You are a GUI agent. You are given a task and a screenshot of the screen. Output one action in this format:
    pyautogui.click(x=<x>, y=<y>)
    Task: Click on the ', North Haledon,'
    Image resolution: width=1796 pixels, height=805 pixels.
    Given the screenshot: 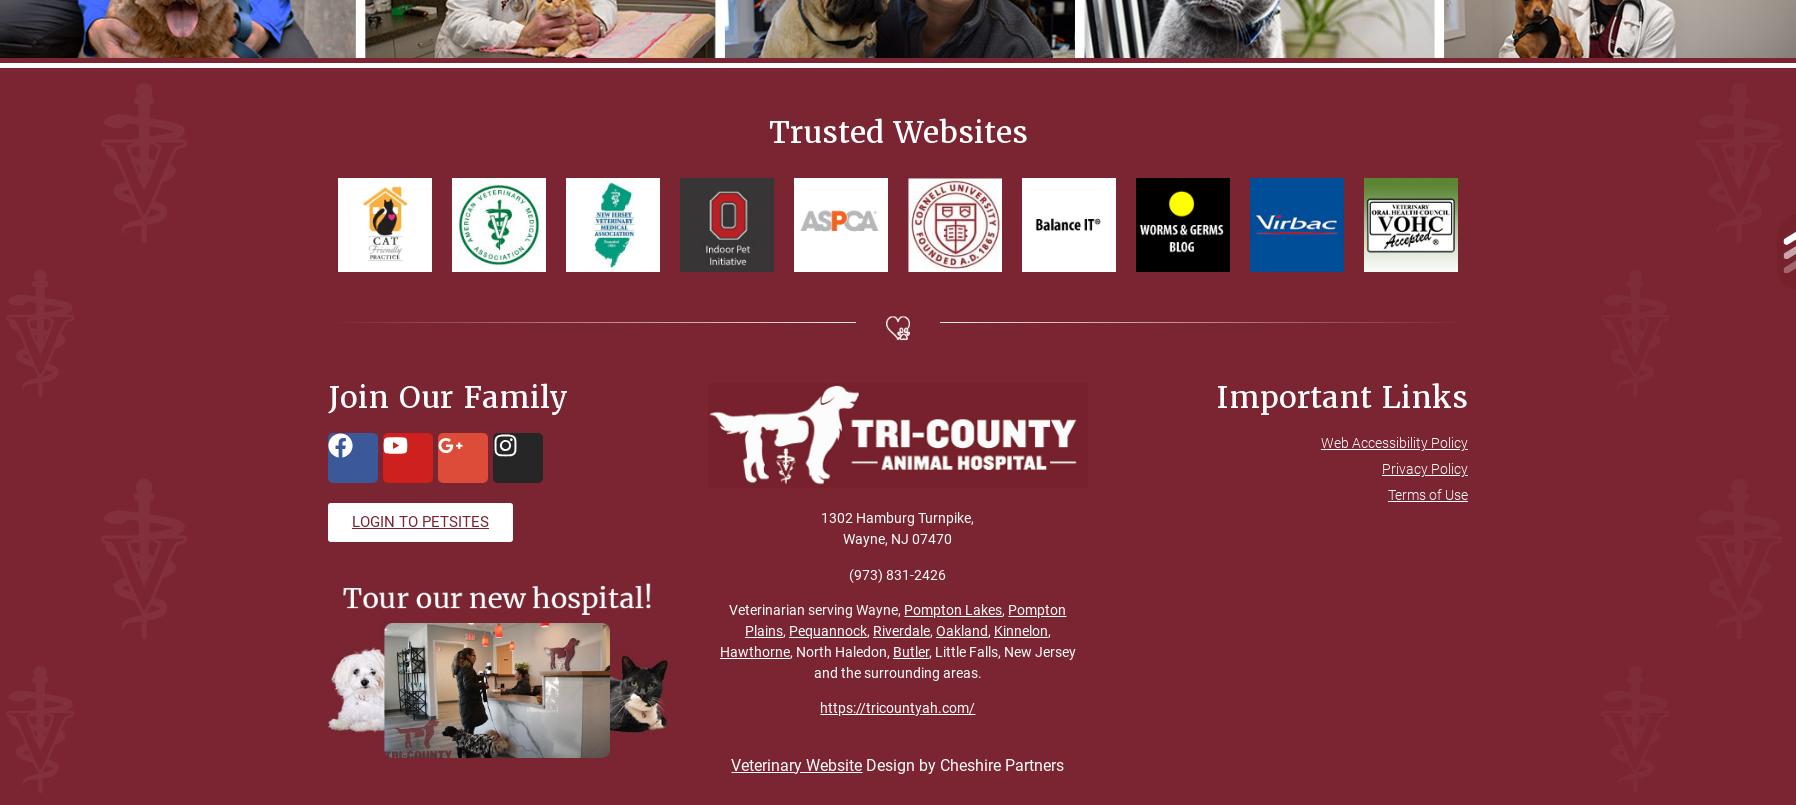 What is the action you would take?
    pyautogui.click(x=840, y=650)
    